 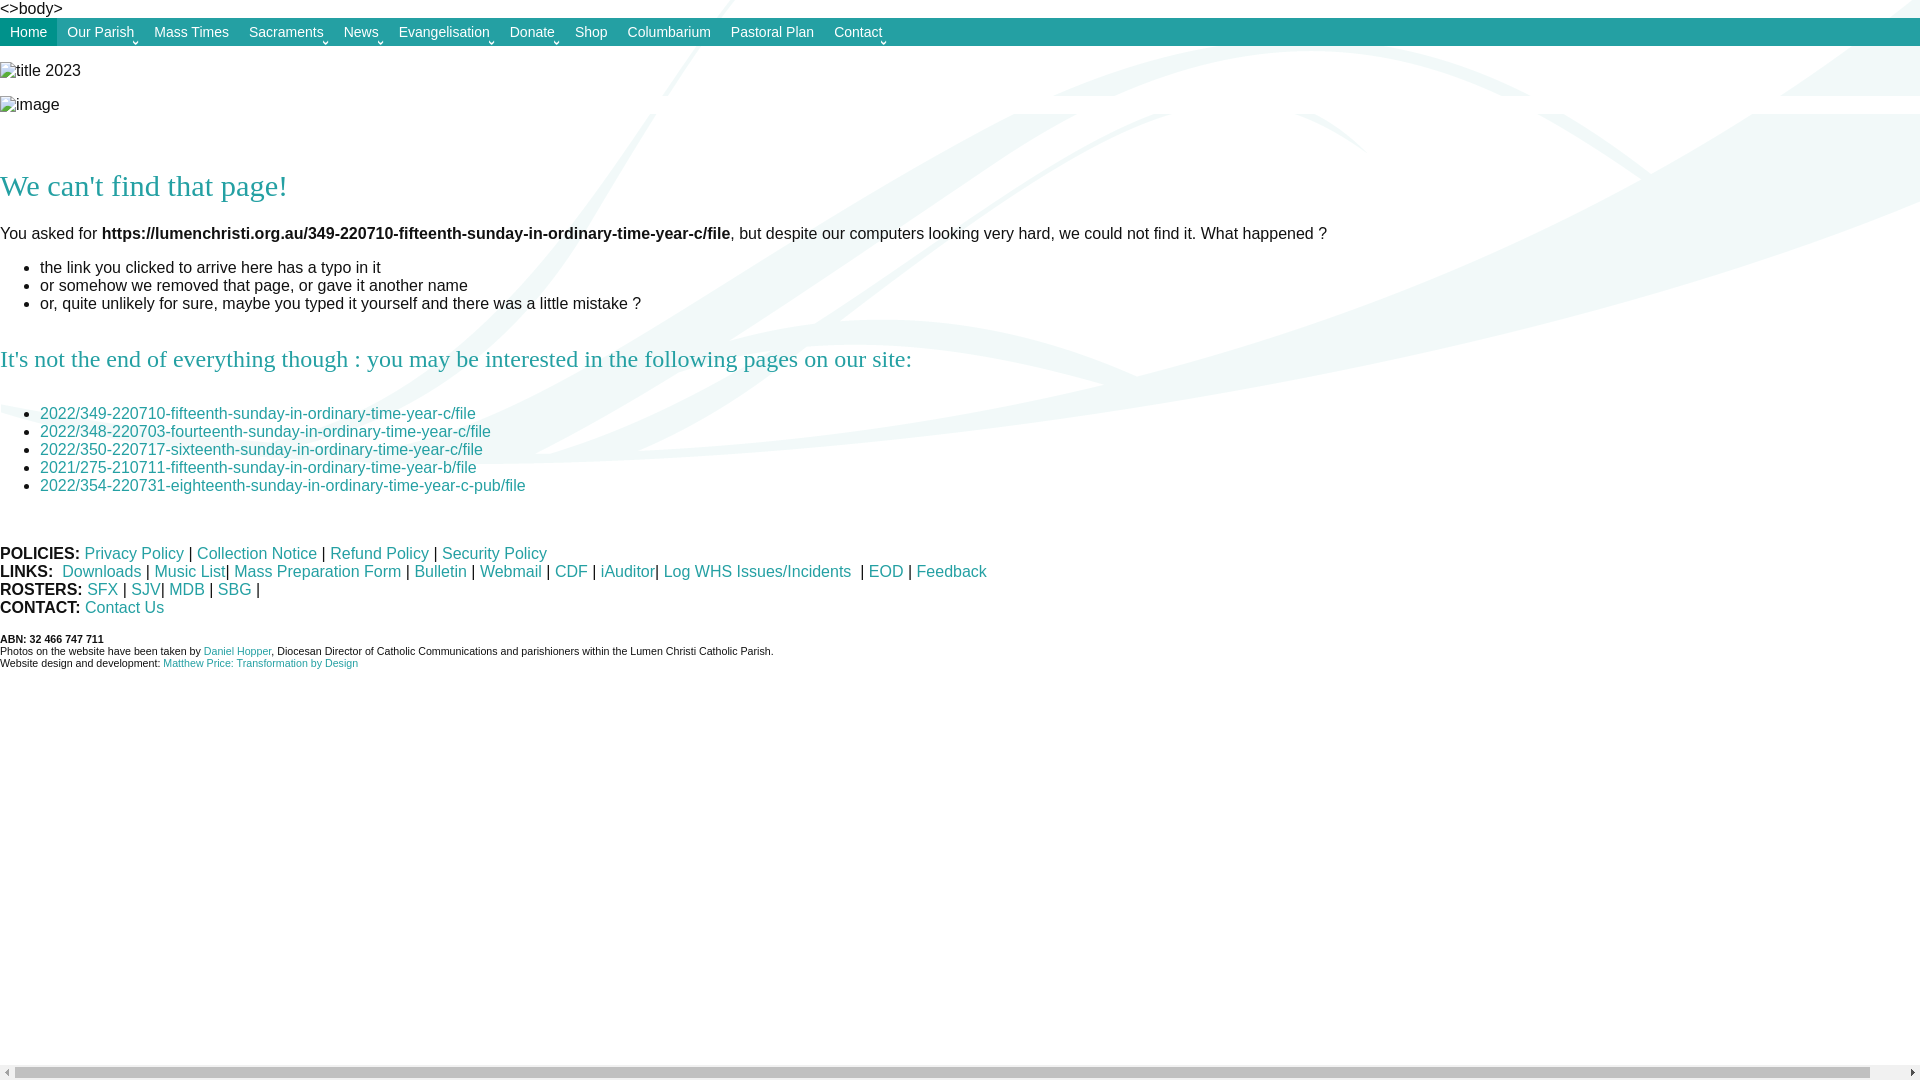 What do you see at coordinates (758, 571) in the screenshot?
I see `'Log WHS Issues/Incidents '` at bounding box center [758, 571].